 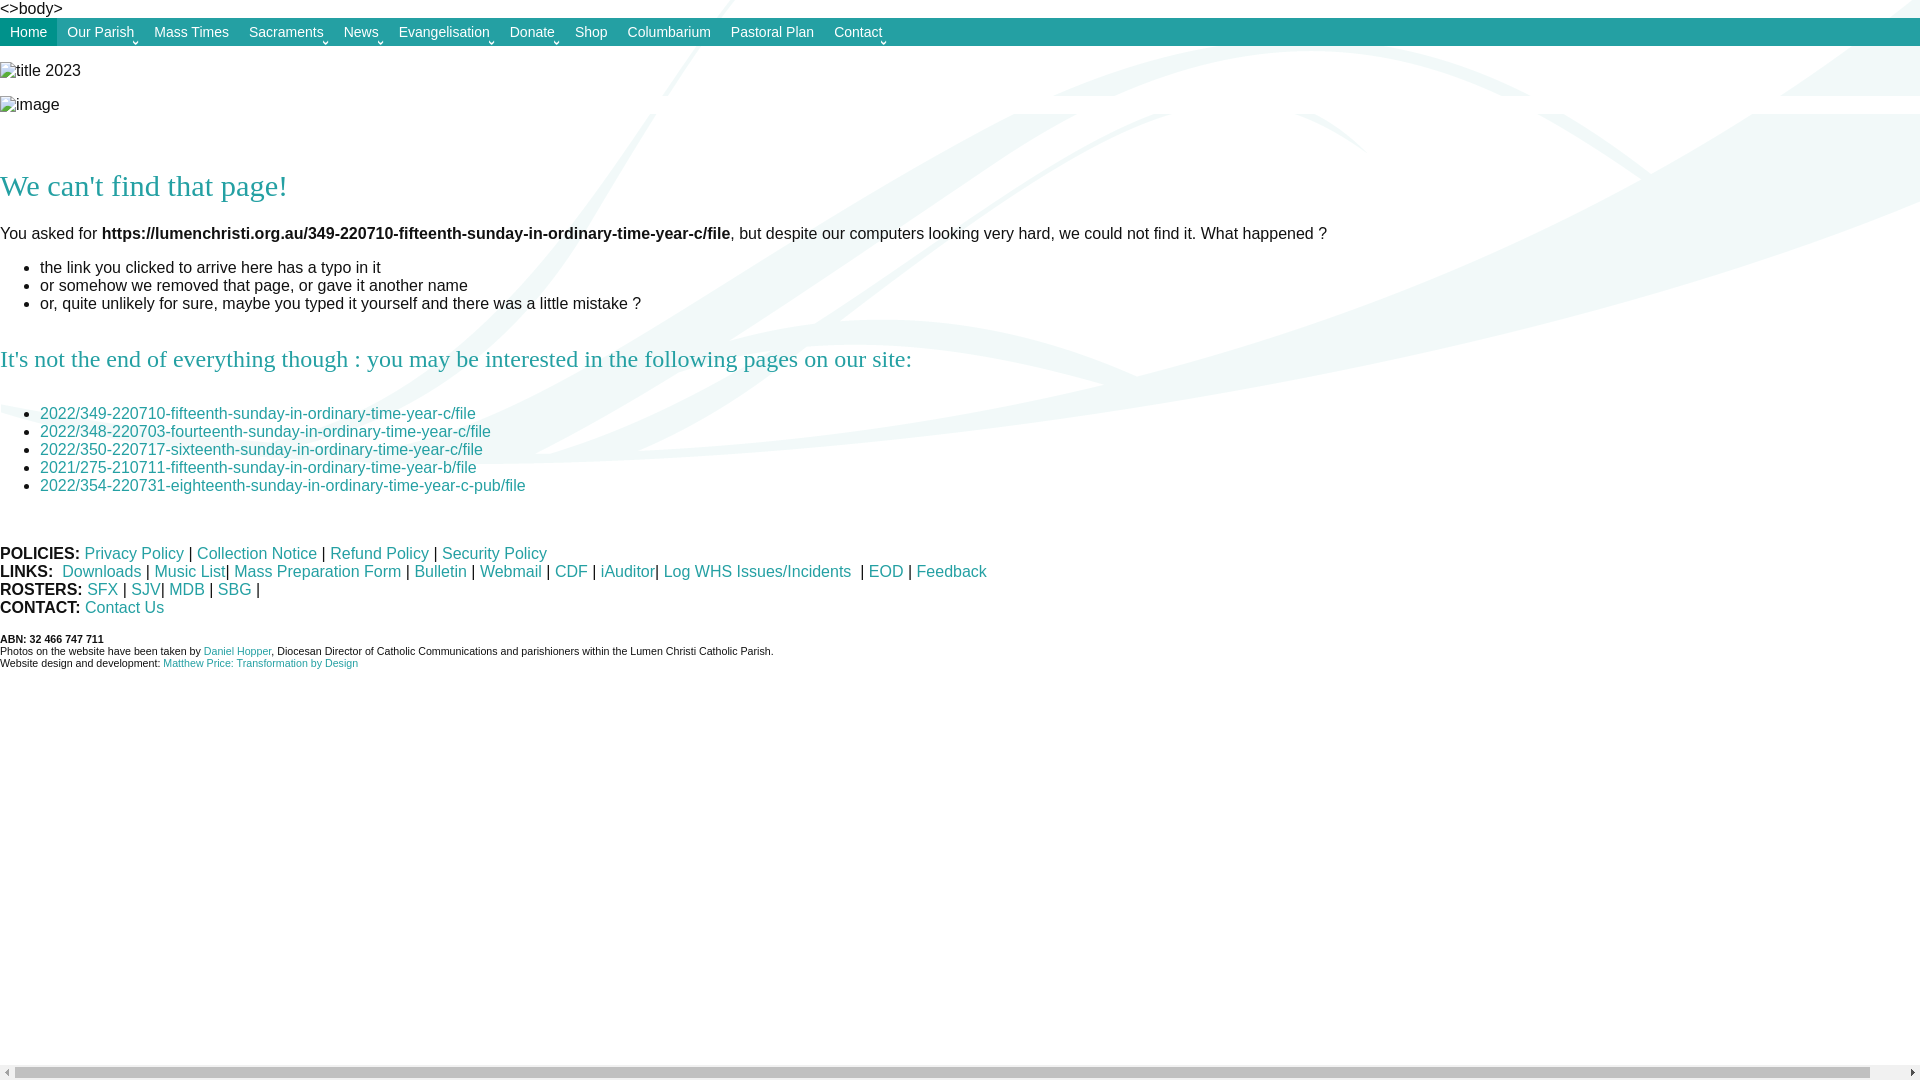 What do you see at coordinates (758, 571) in the screenshot?
I see `'Log WHS Issues/Incidents '` at bounding box center [758, 571].